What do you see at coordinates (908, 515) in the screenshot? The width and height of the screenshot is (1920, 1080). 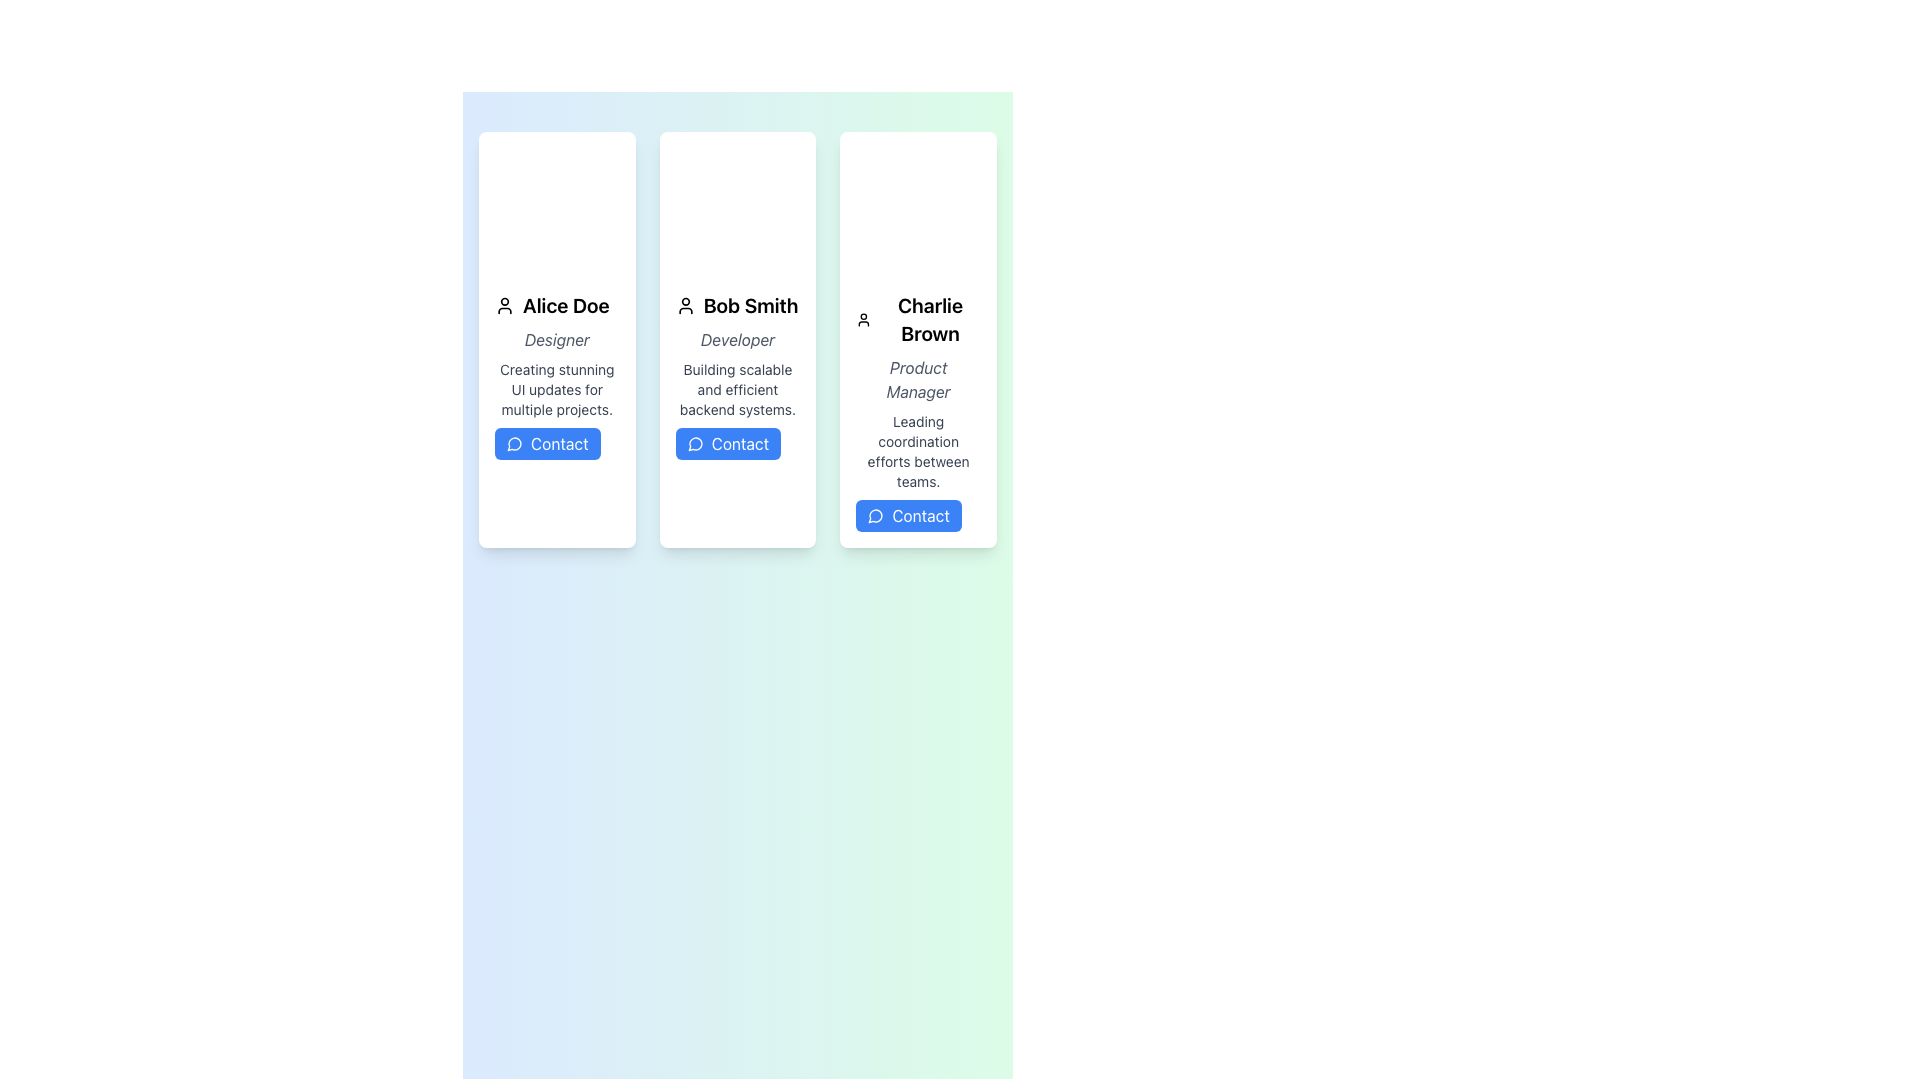 I see `the contact button for Charlie Brown located at the bottom of his profile card to trigger visual feedback` at bounding box center [908, 515].